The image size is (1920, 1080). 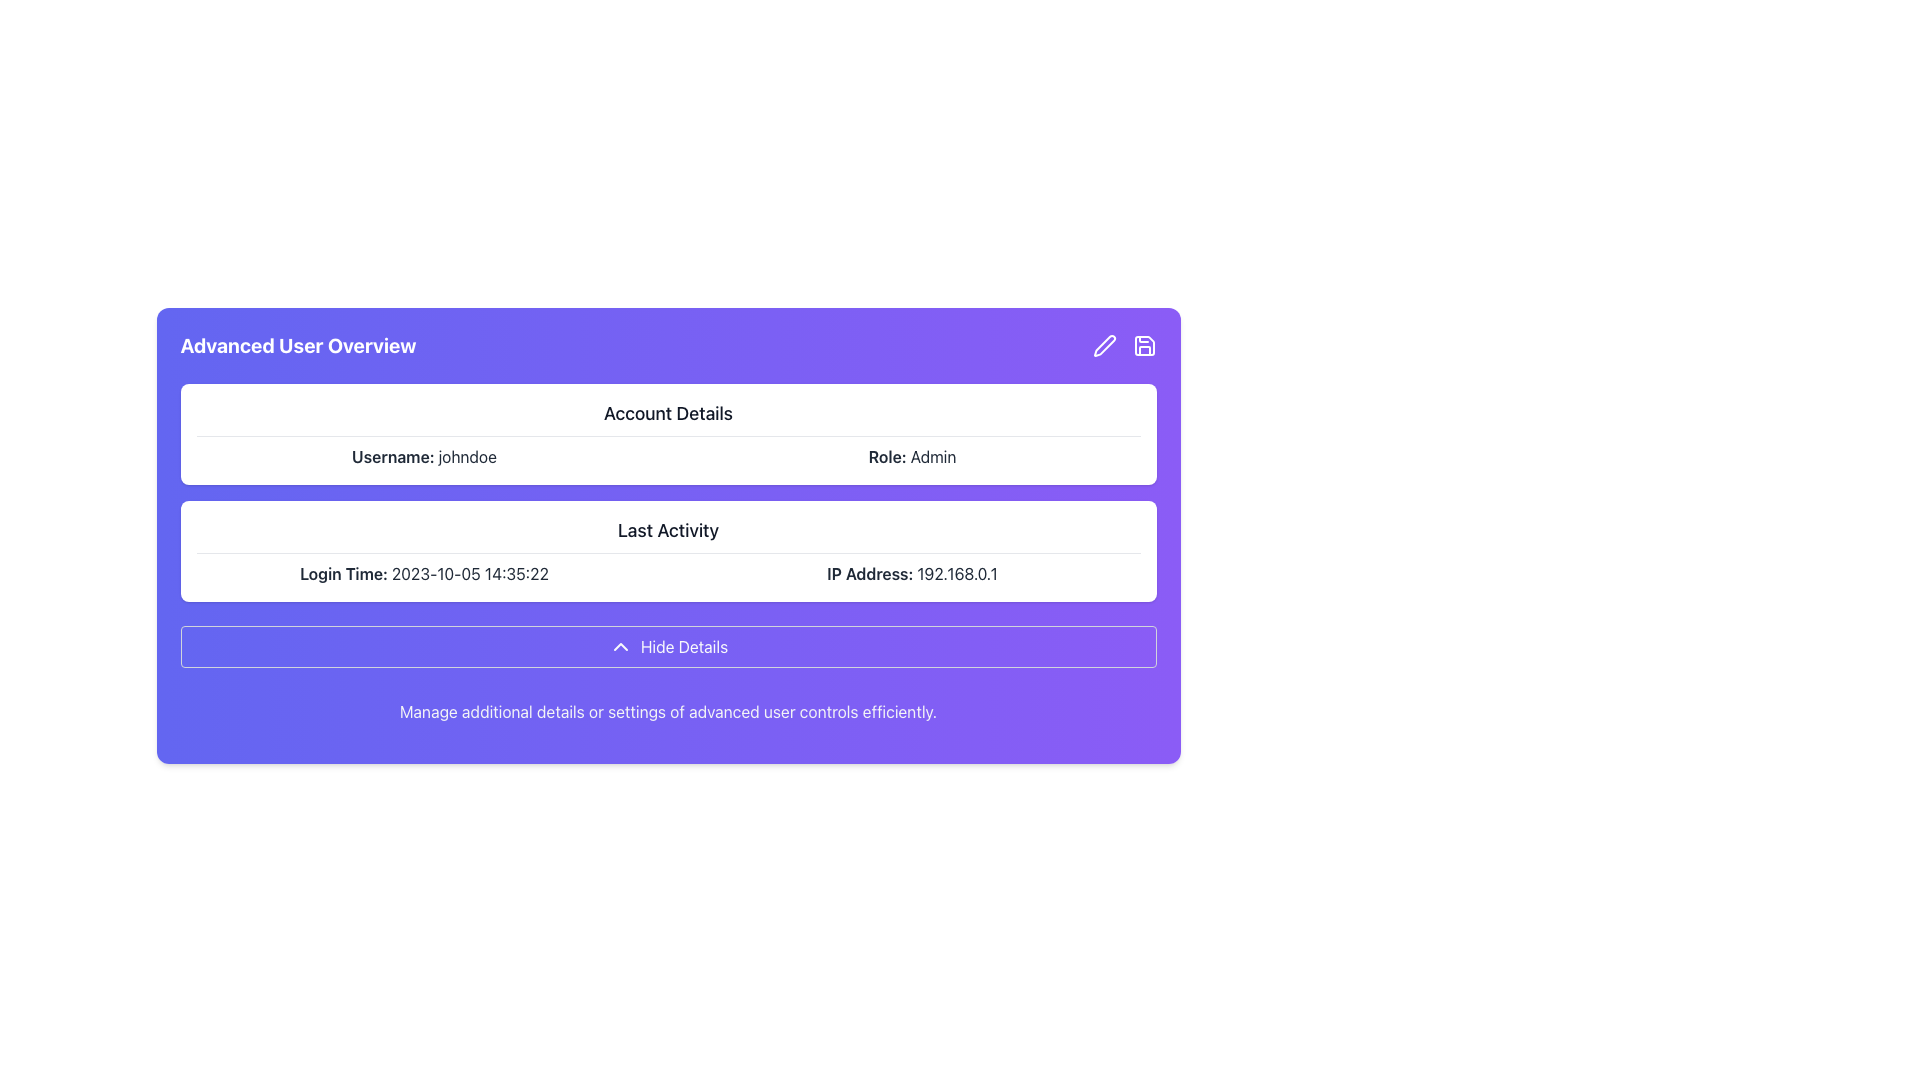 I want to click on text of the label displaying 'Role:' which is positioned to the left of the text 'Admin' under the 'Account Details' heading, so click(x=888, y=456).